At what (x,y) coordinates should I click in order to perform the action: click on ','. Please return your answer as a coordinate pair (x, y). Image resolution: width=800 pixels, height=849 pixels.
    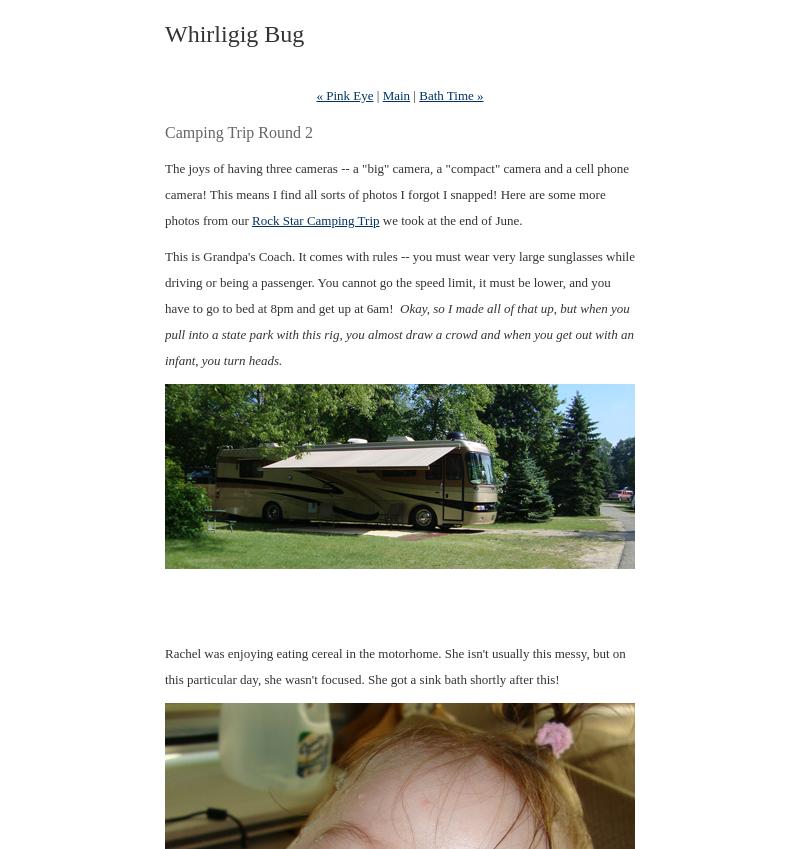
    Looking at the image, I should click on (195, 360).